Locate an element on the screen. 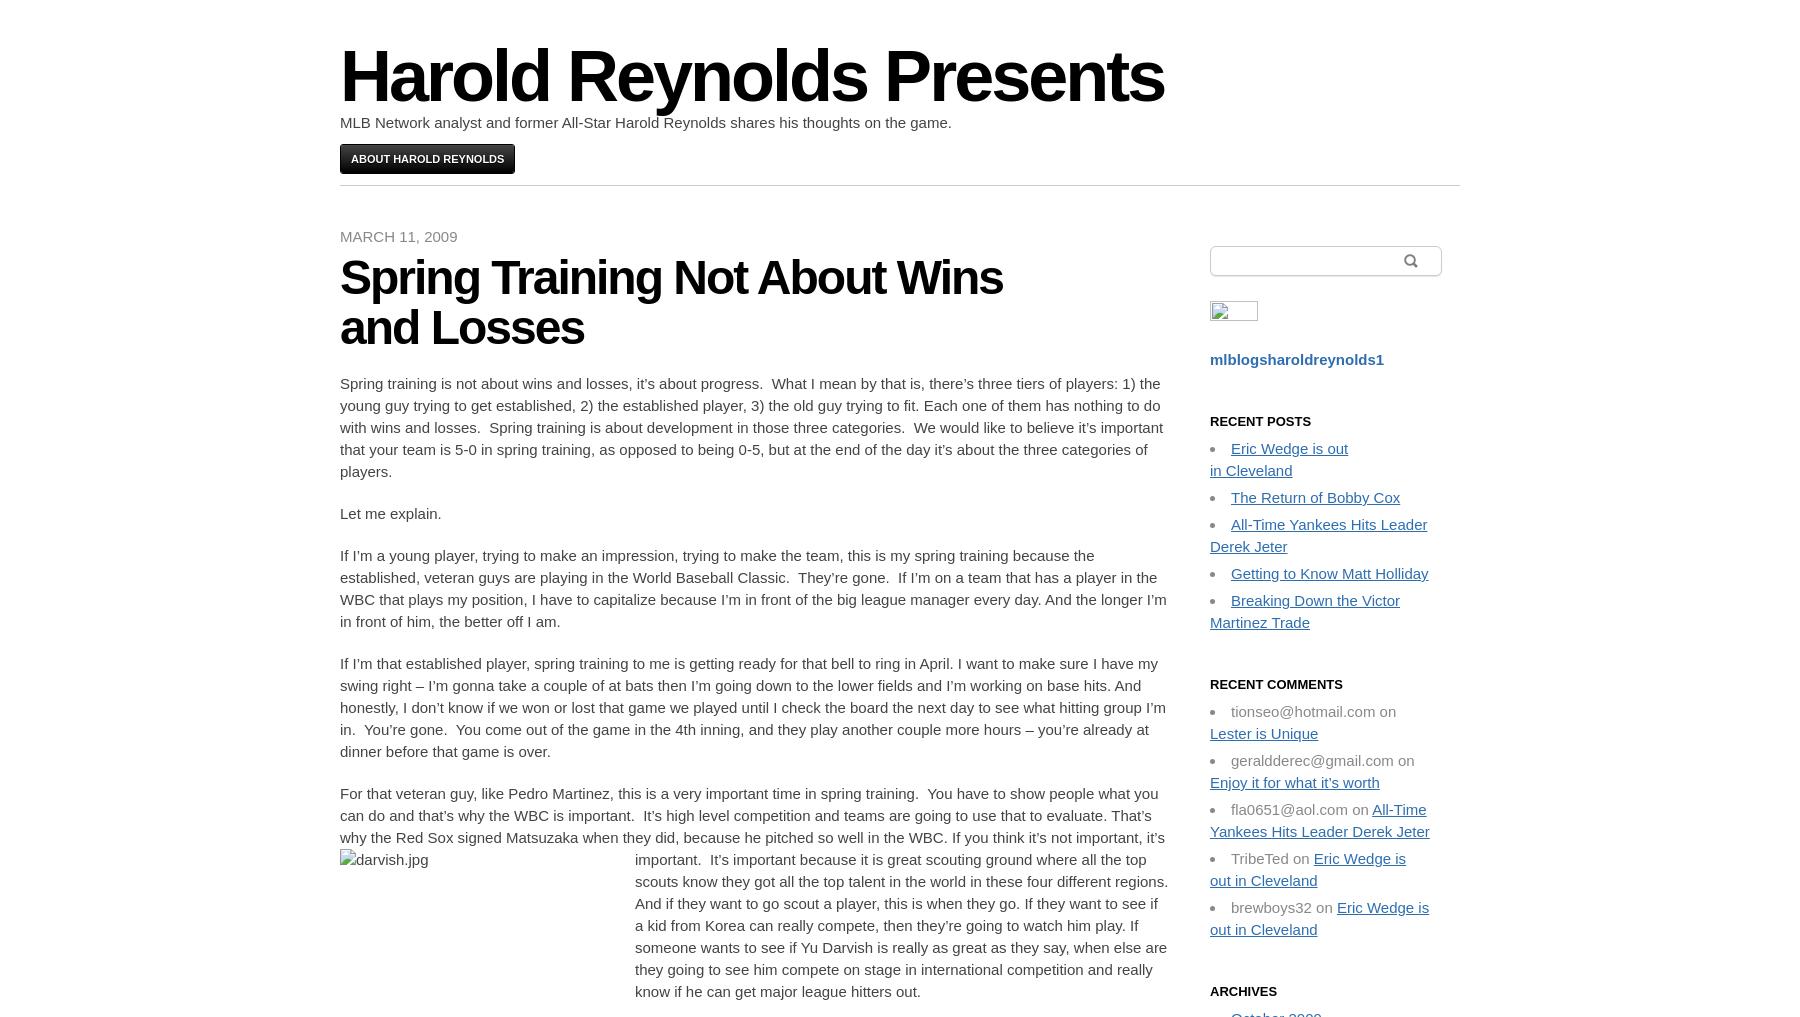 The height and width of the screenshot is (1017, 1800). 'Breaking Down the Victor Martinez Trade' is located at coordinates (1304, 610).